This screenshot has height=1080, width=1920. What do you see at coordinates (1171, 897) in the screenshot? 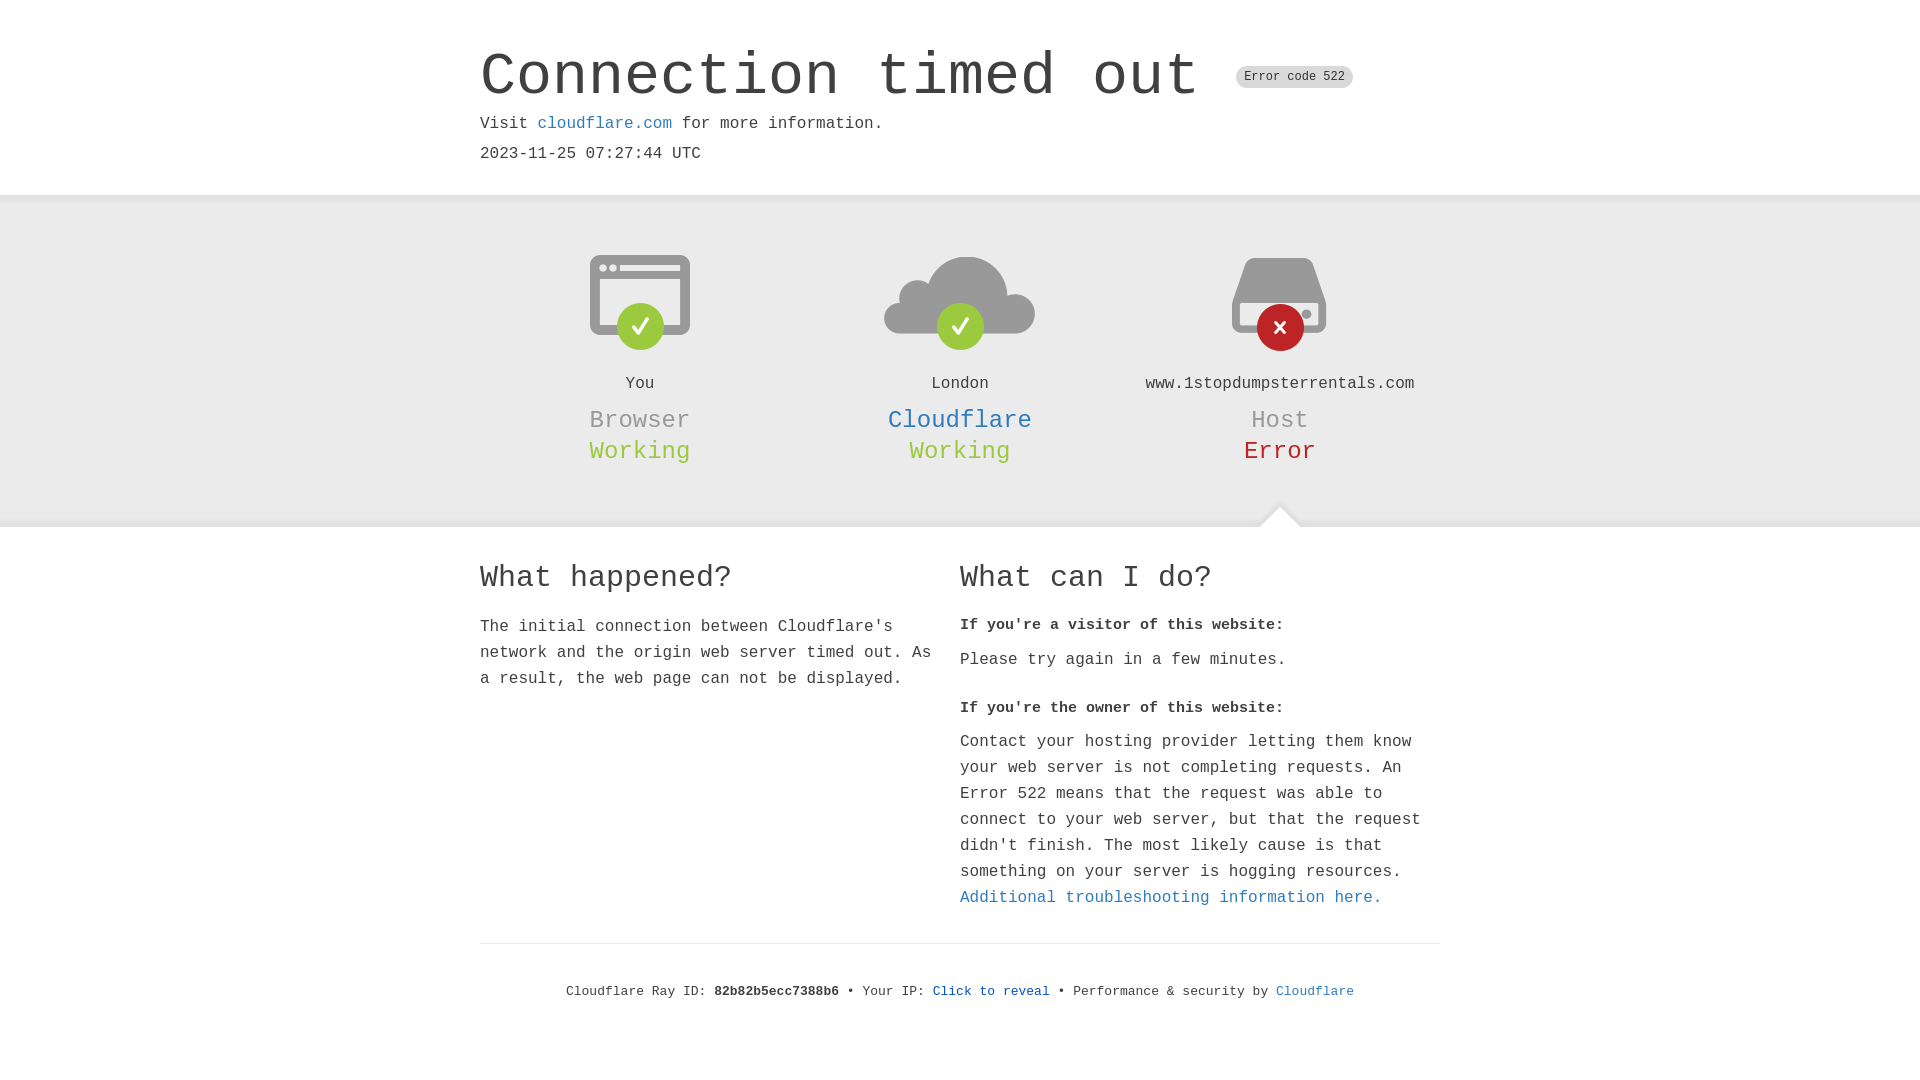
I see `'Additional troubleshooting information here.'` at bounding box center [1171, 897].